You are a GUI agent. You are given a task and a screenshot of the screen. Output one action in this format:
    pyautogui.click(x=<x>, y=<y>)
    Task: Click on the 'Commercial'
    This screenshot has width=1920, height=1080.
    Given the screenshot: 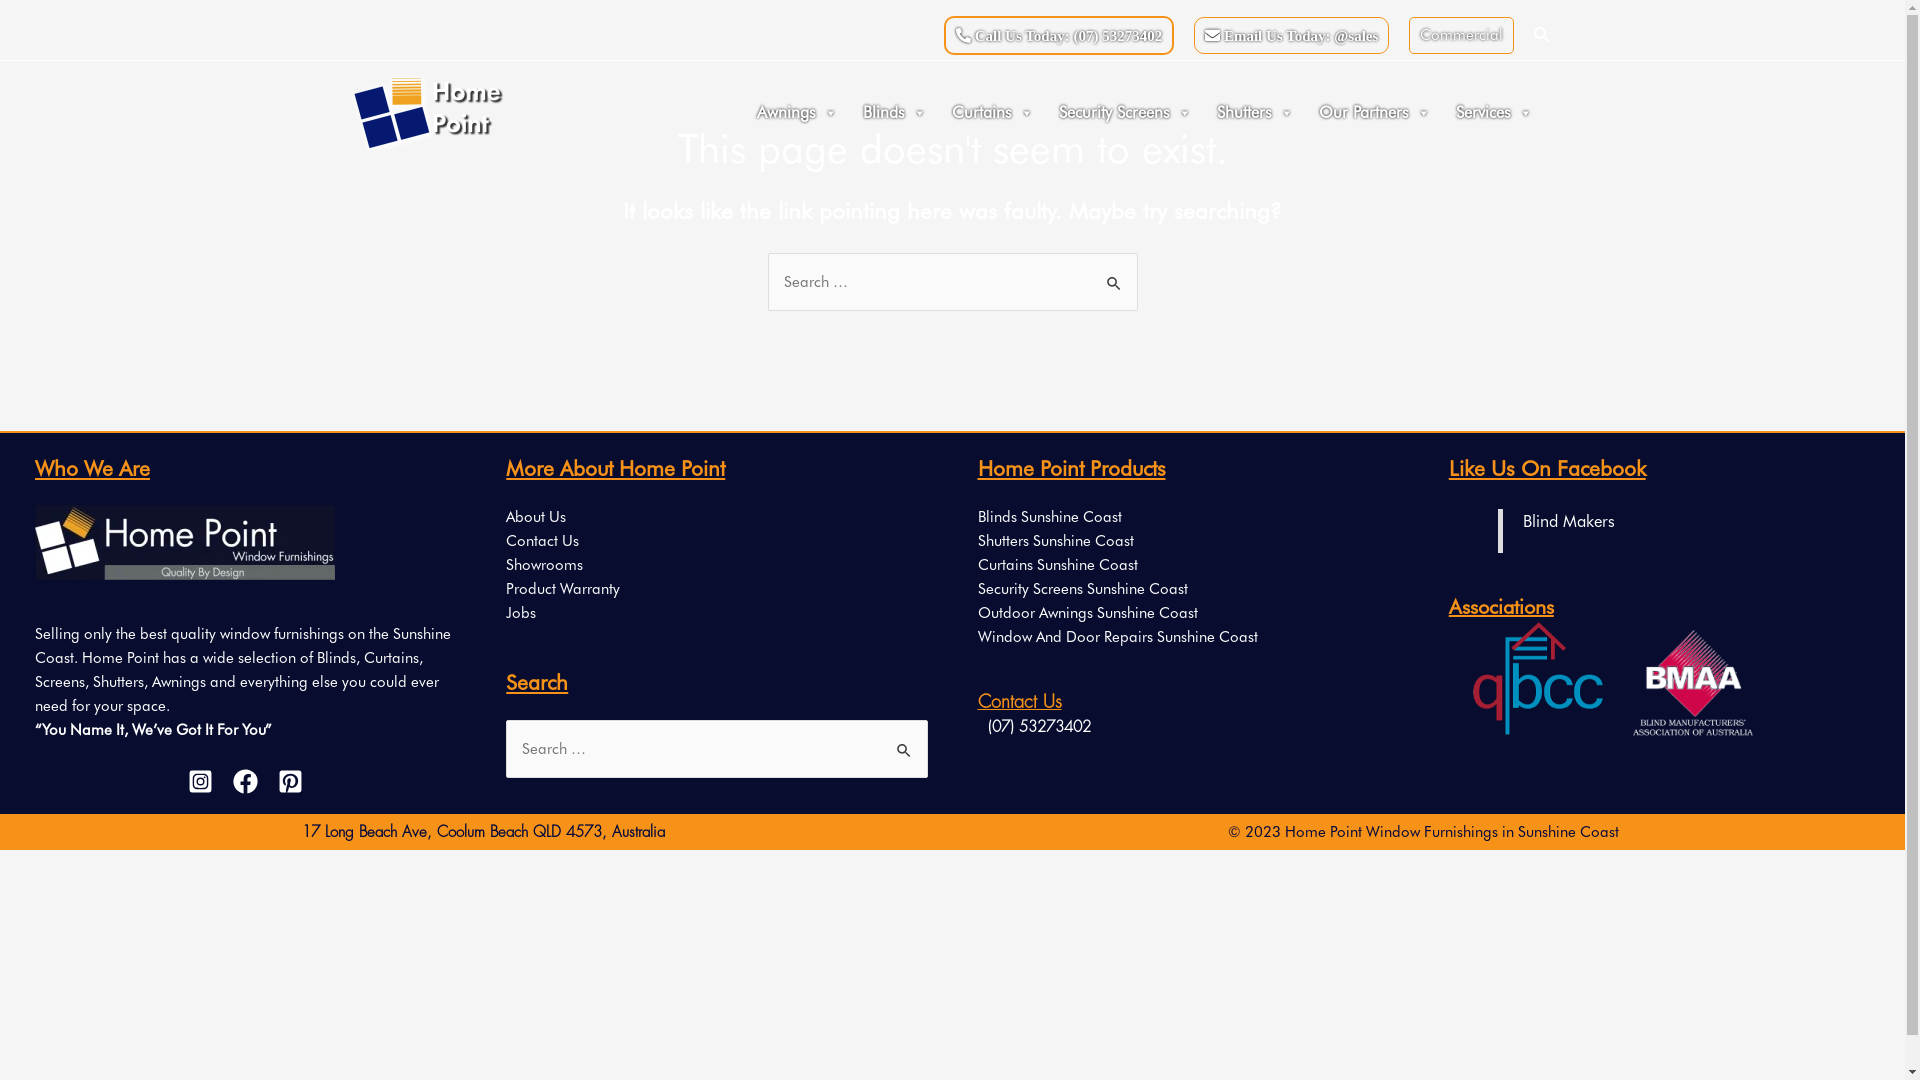 What is the action you would take?
    pyautogui.click(x=1461, y=34)
    